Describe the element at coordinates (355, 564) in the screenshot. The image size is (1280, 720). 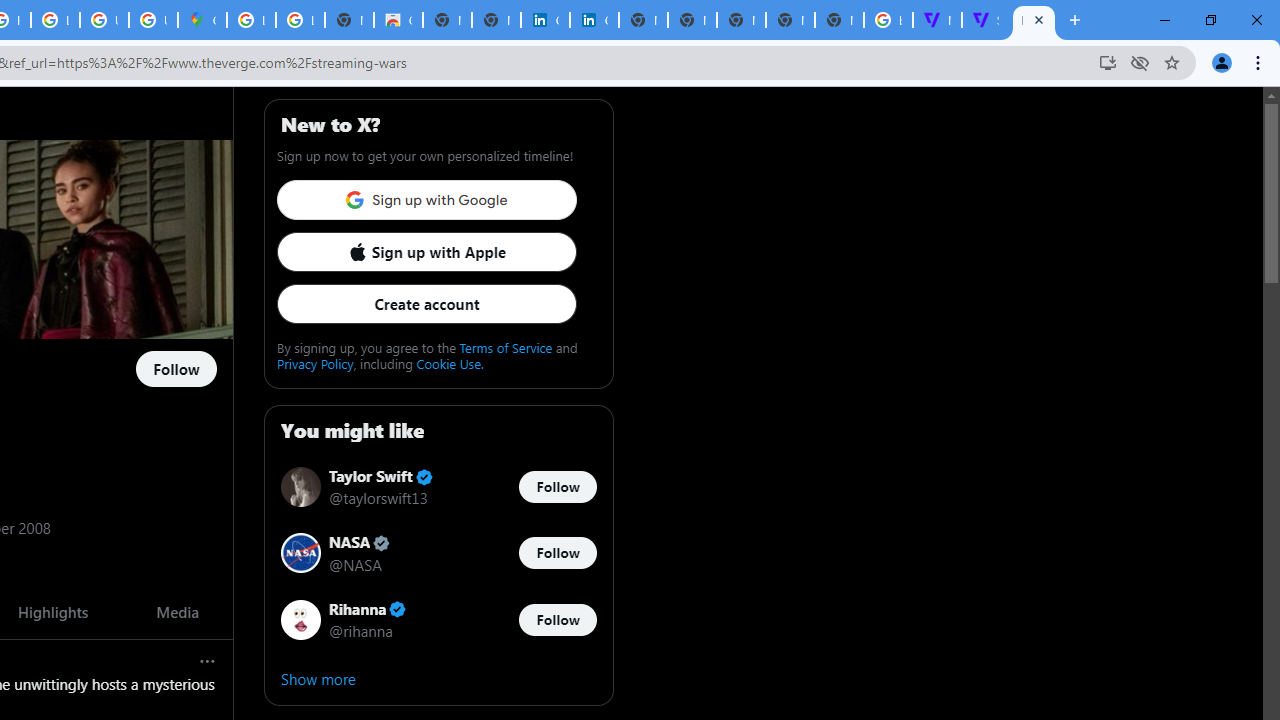
I see `'@NASA'` at that location.